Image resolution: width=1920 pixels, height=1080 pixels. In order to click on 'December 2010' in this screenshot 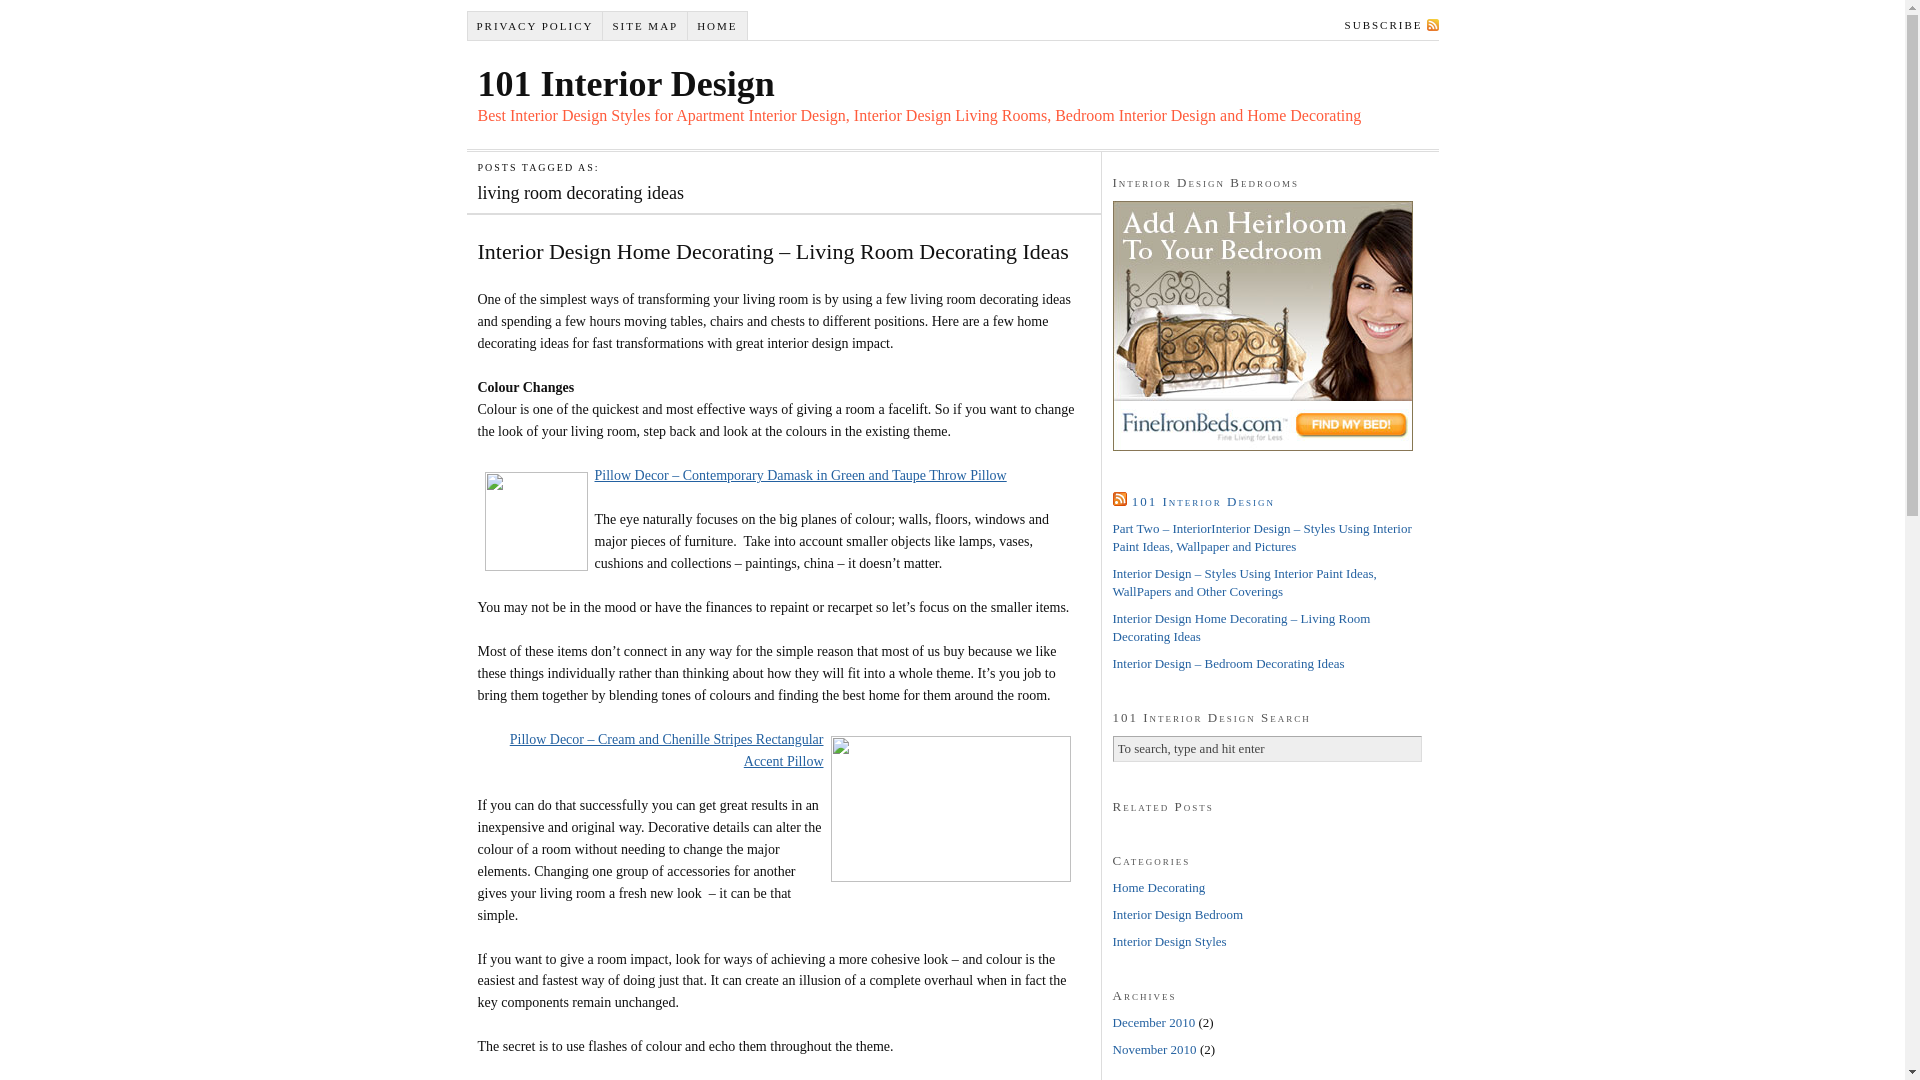, I will do `click(1153, 1022)`.